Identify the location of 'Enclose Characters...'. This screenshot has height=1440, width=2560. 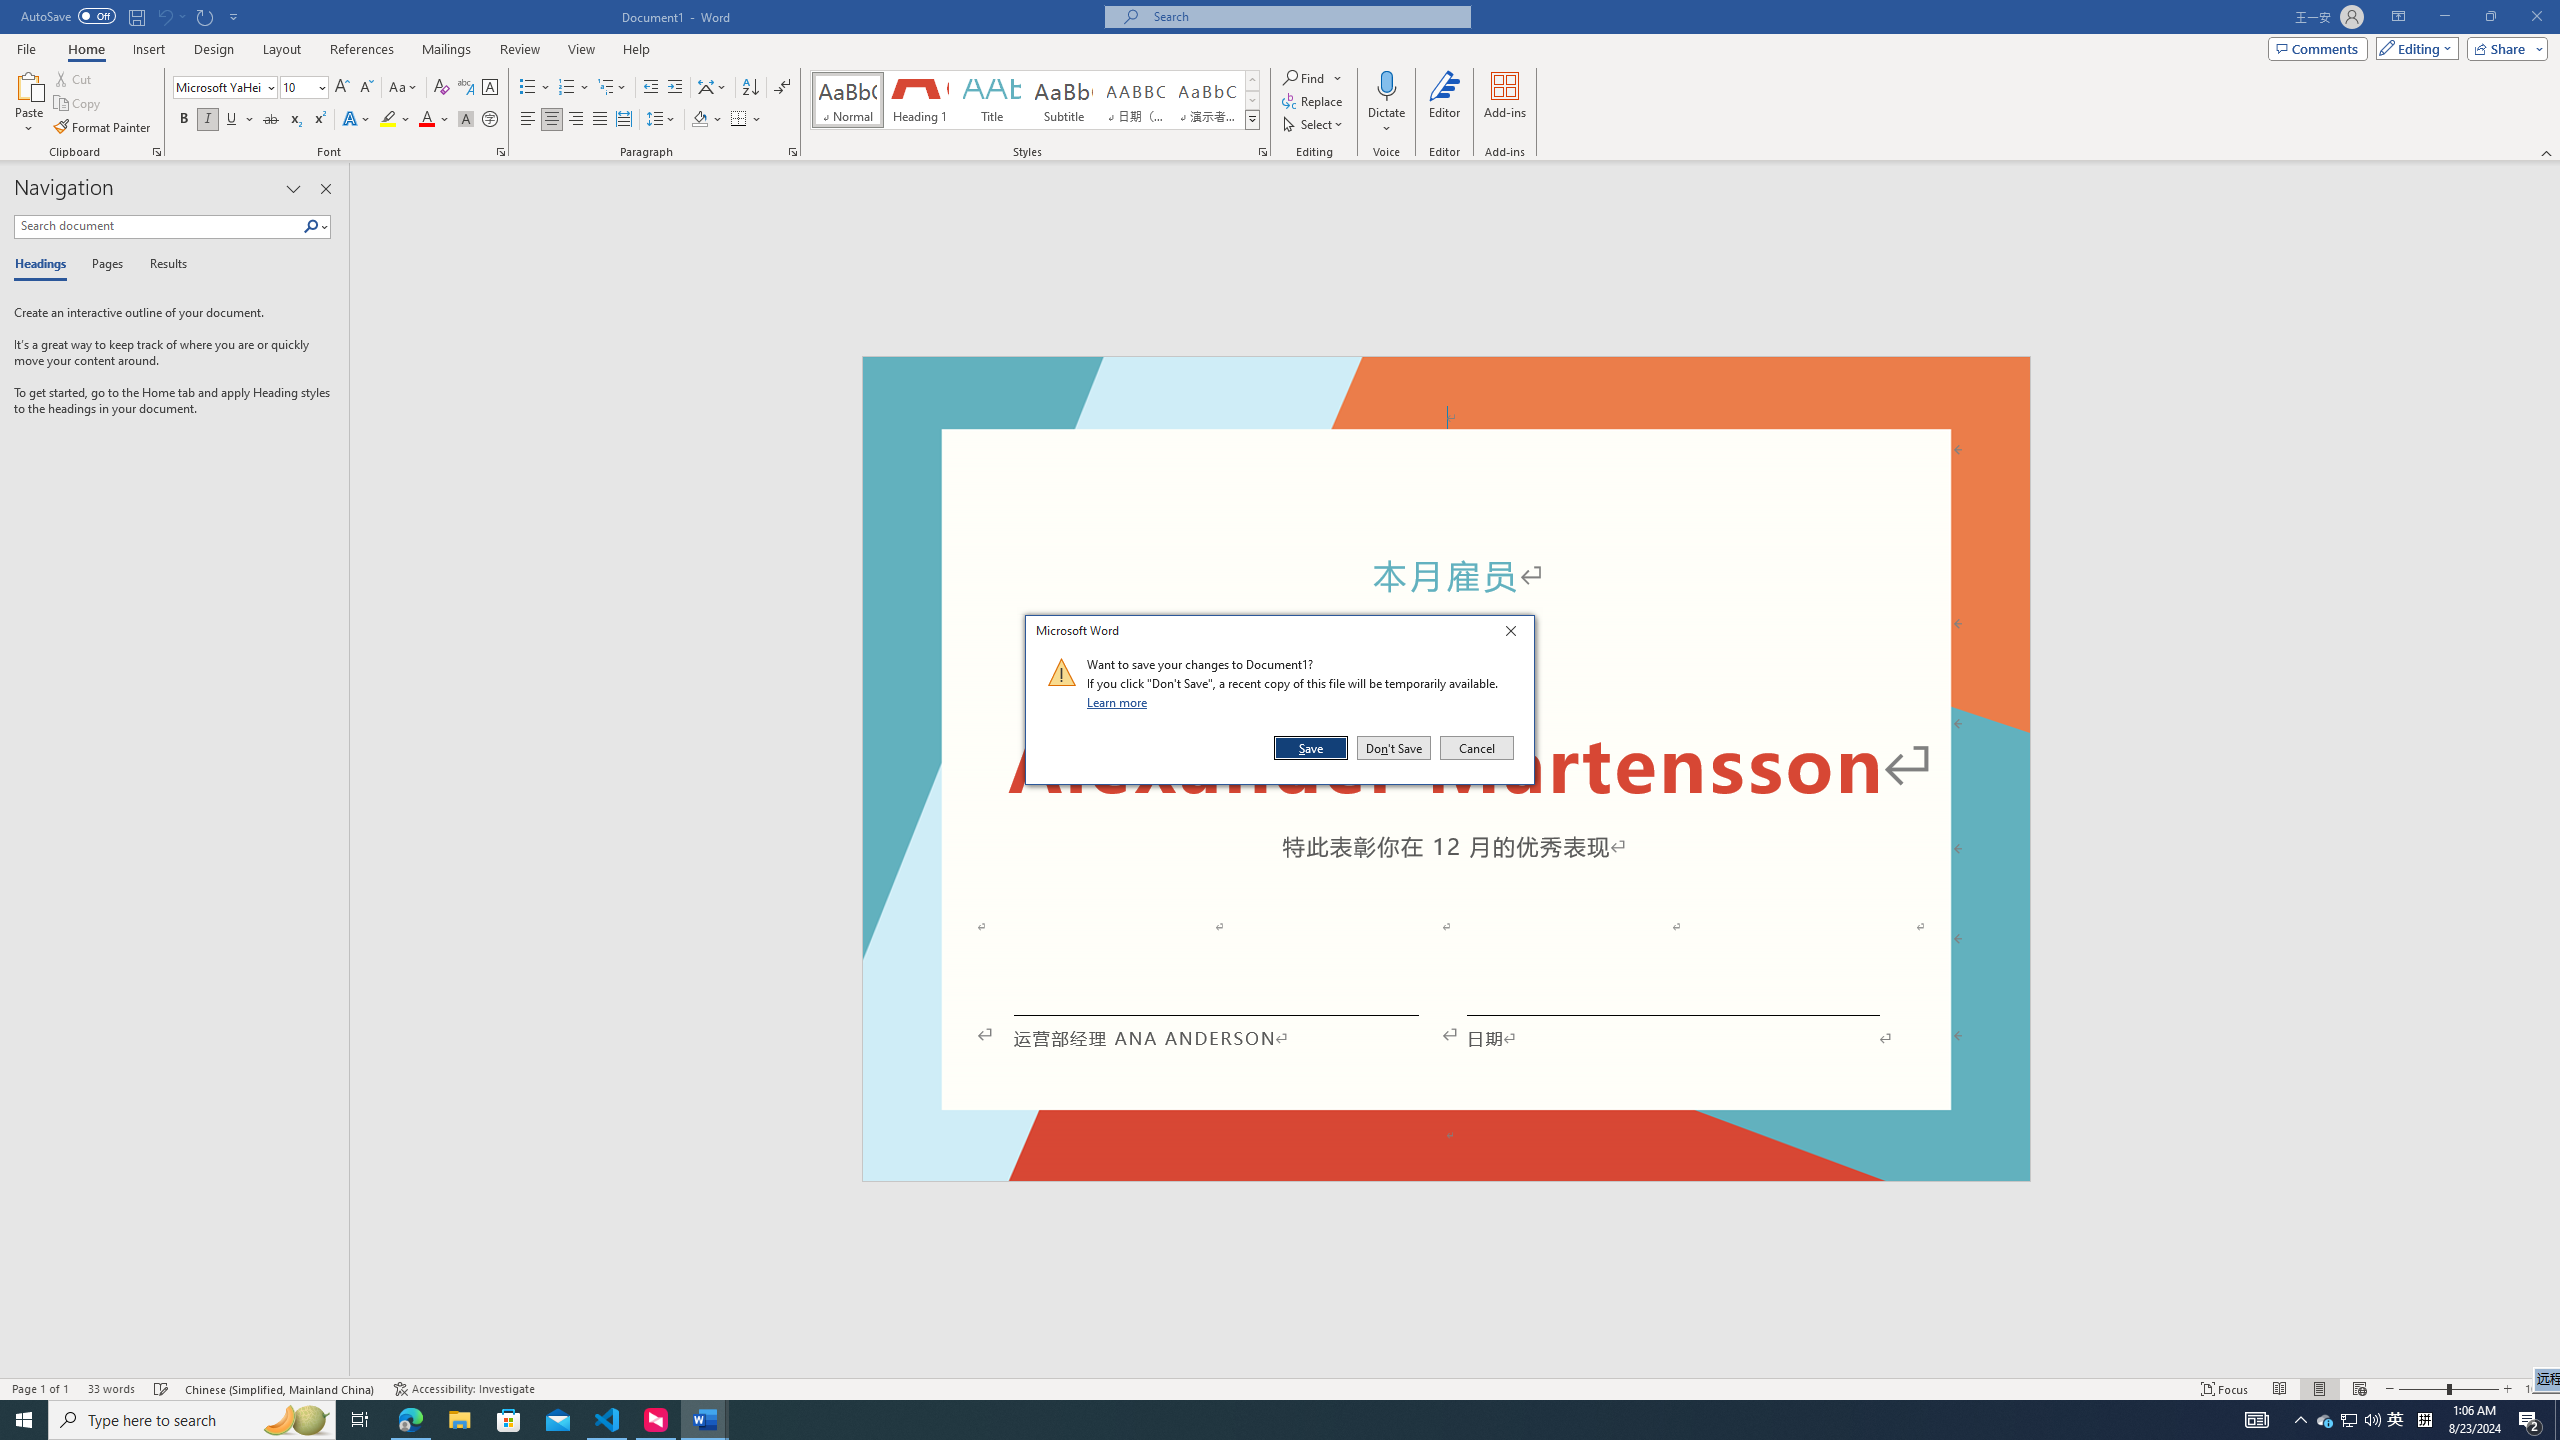
(489, 118).